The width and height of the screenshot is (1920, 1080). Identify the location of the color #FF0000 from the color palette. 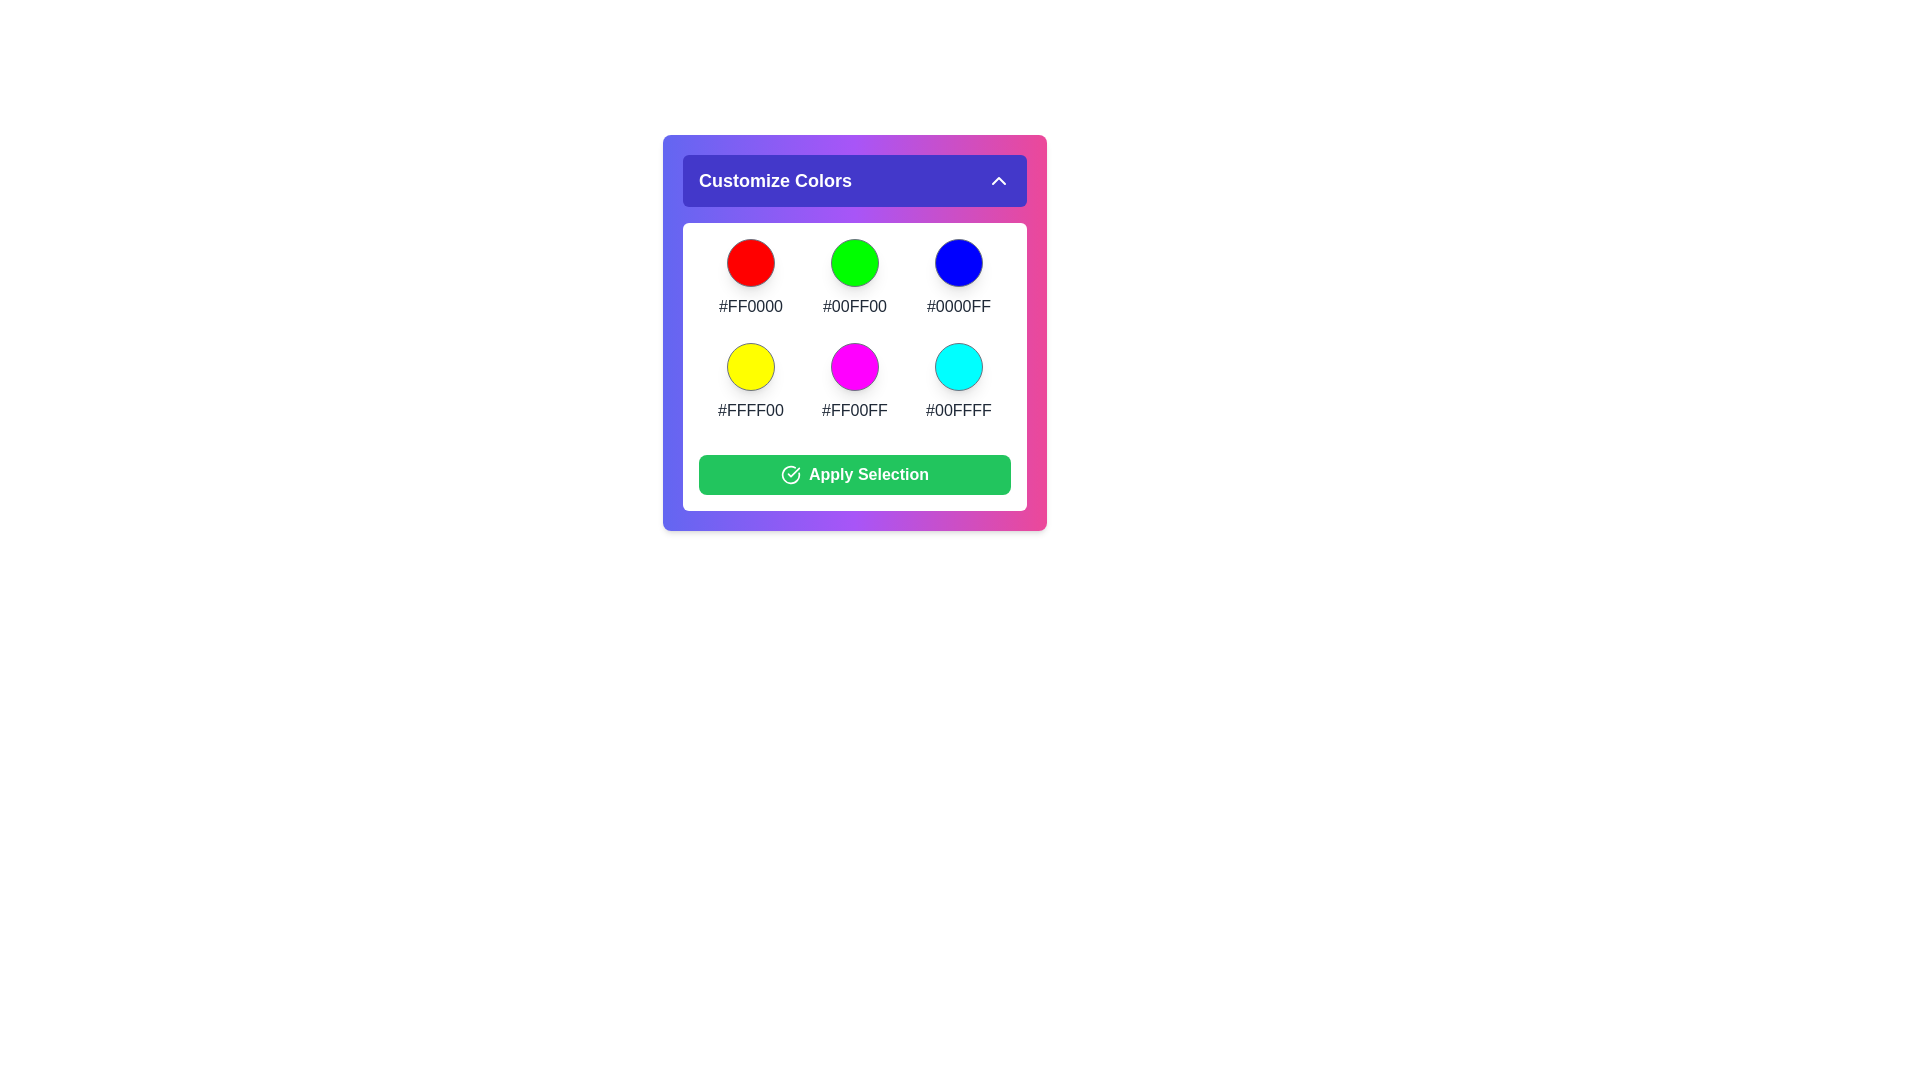
(749, 261).